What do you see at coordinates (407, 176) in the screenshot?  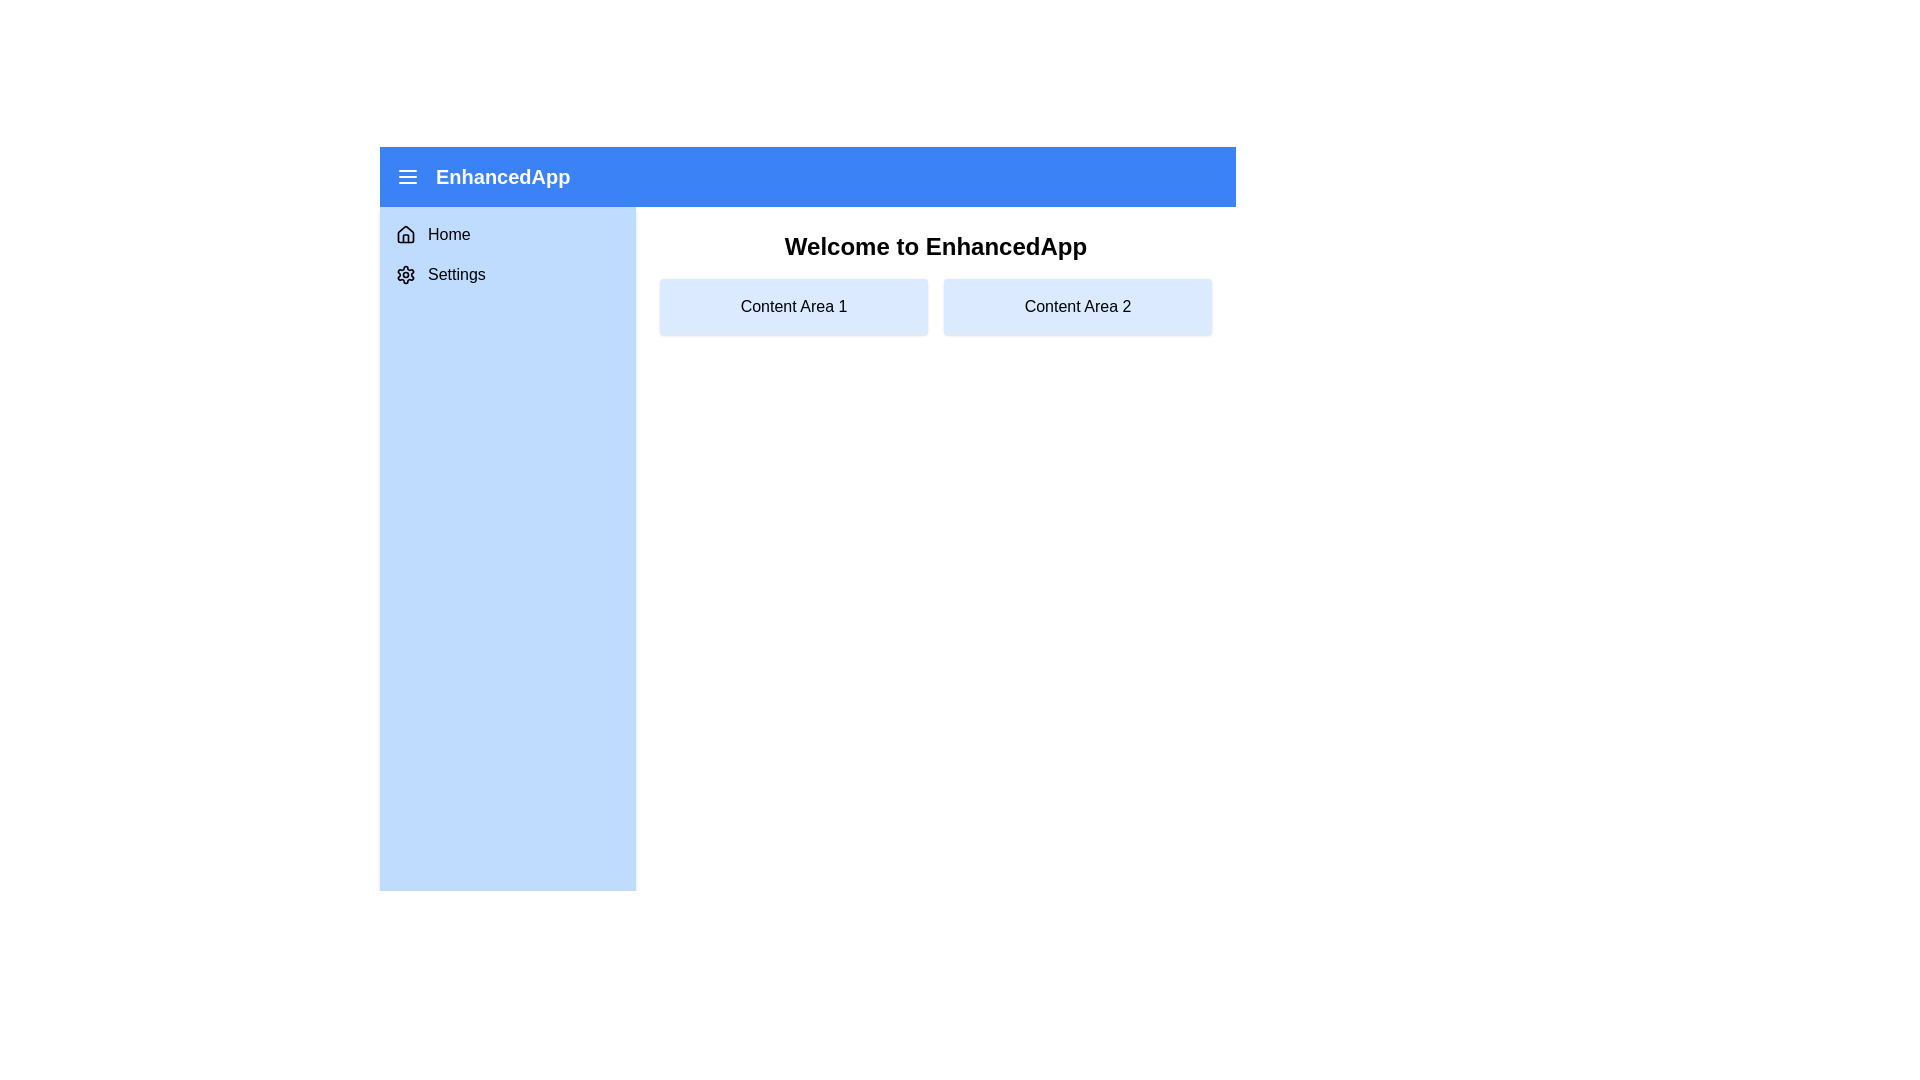 I see `the toggle button located to the far left of the header section next to the text 'EnhancedApp'` at bounding box center [407, 176].